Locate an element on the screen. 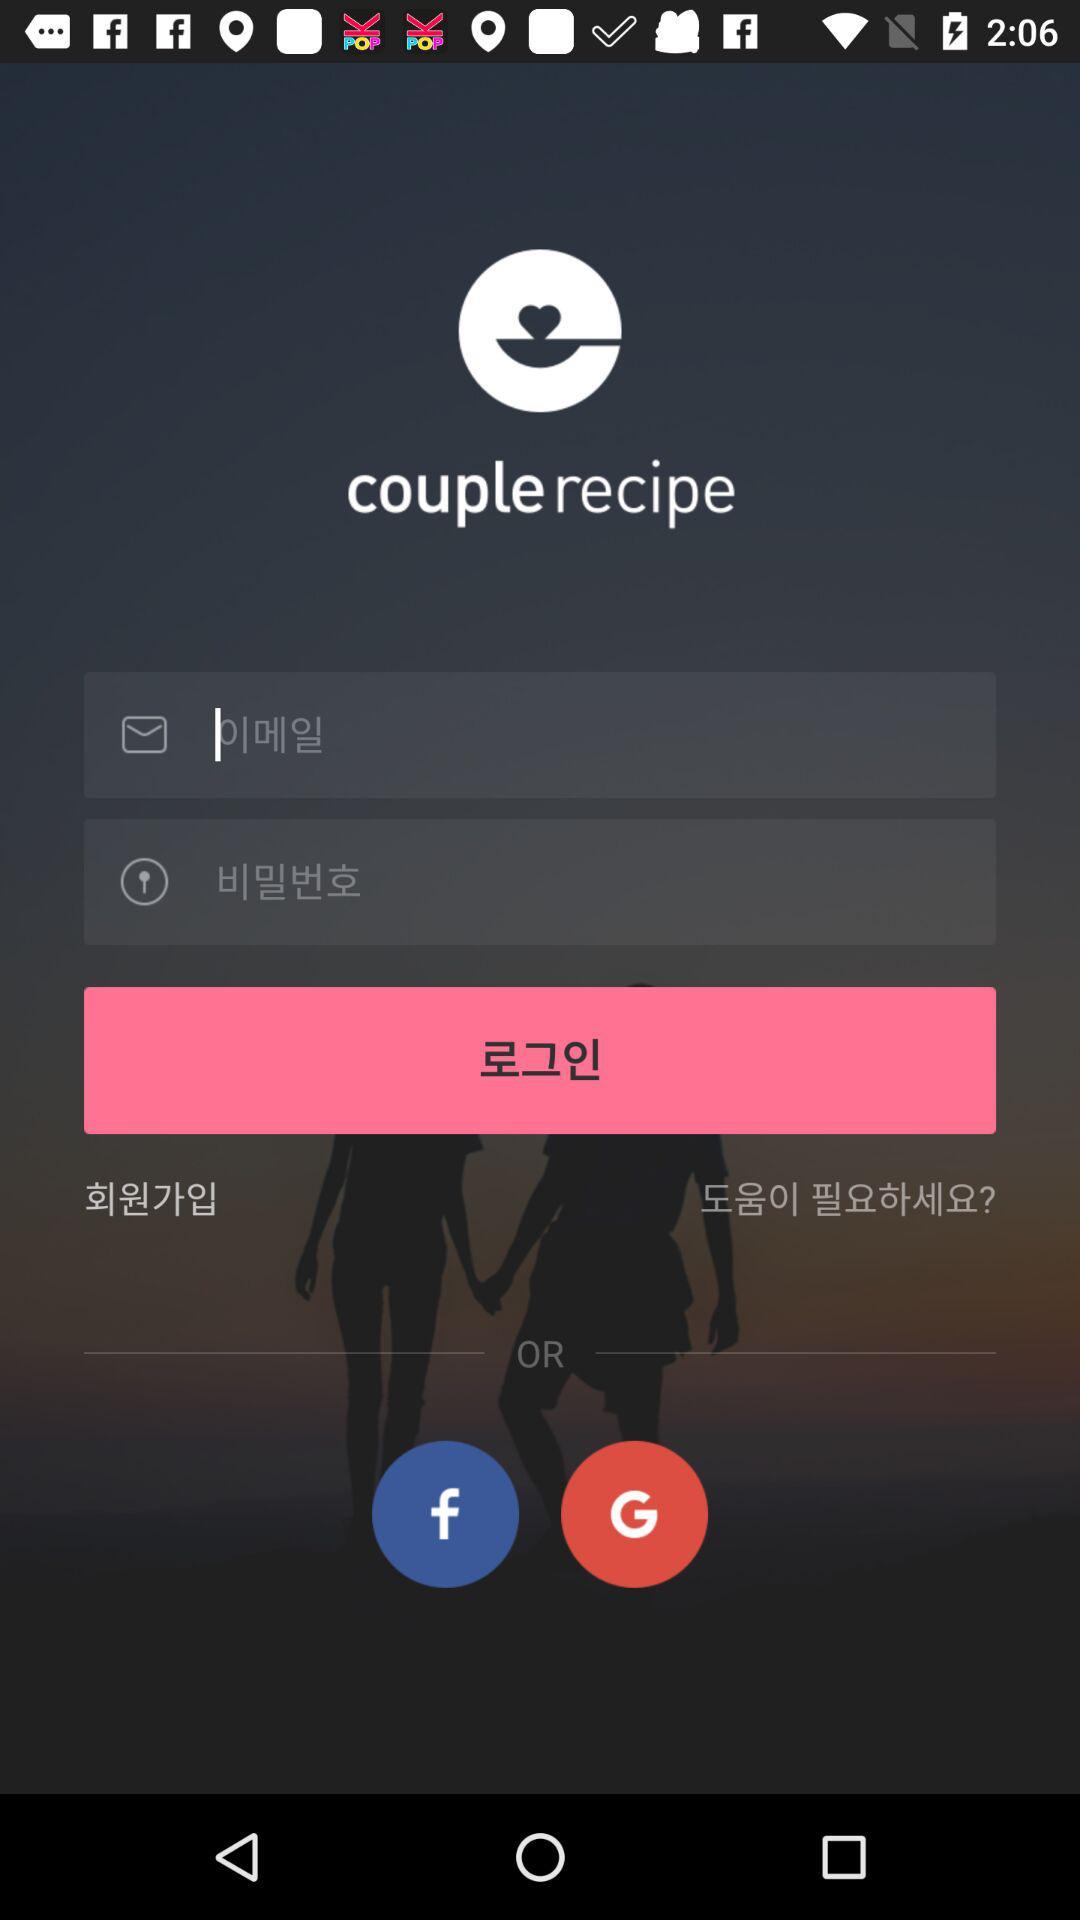 The image size is (1080, 1920). item on the right is located at coordinates (847, 1210).